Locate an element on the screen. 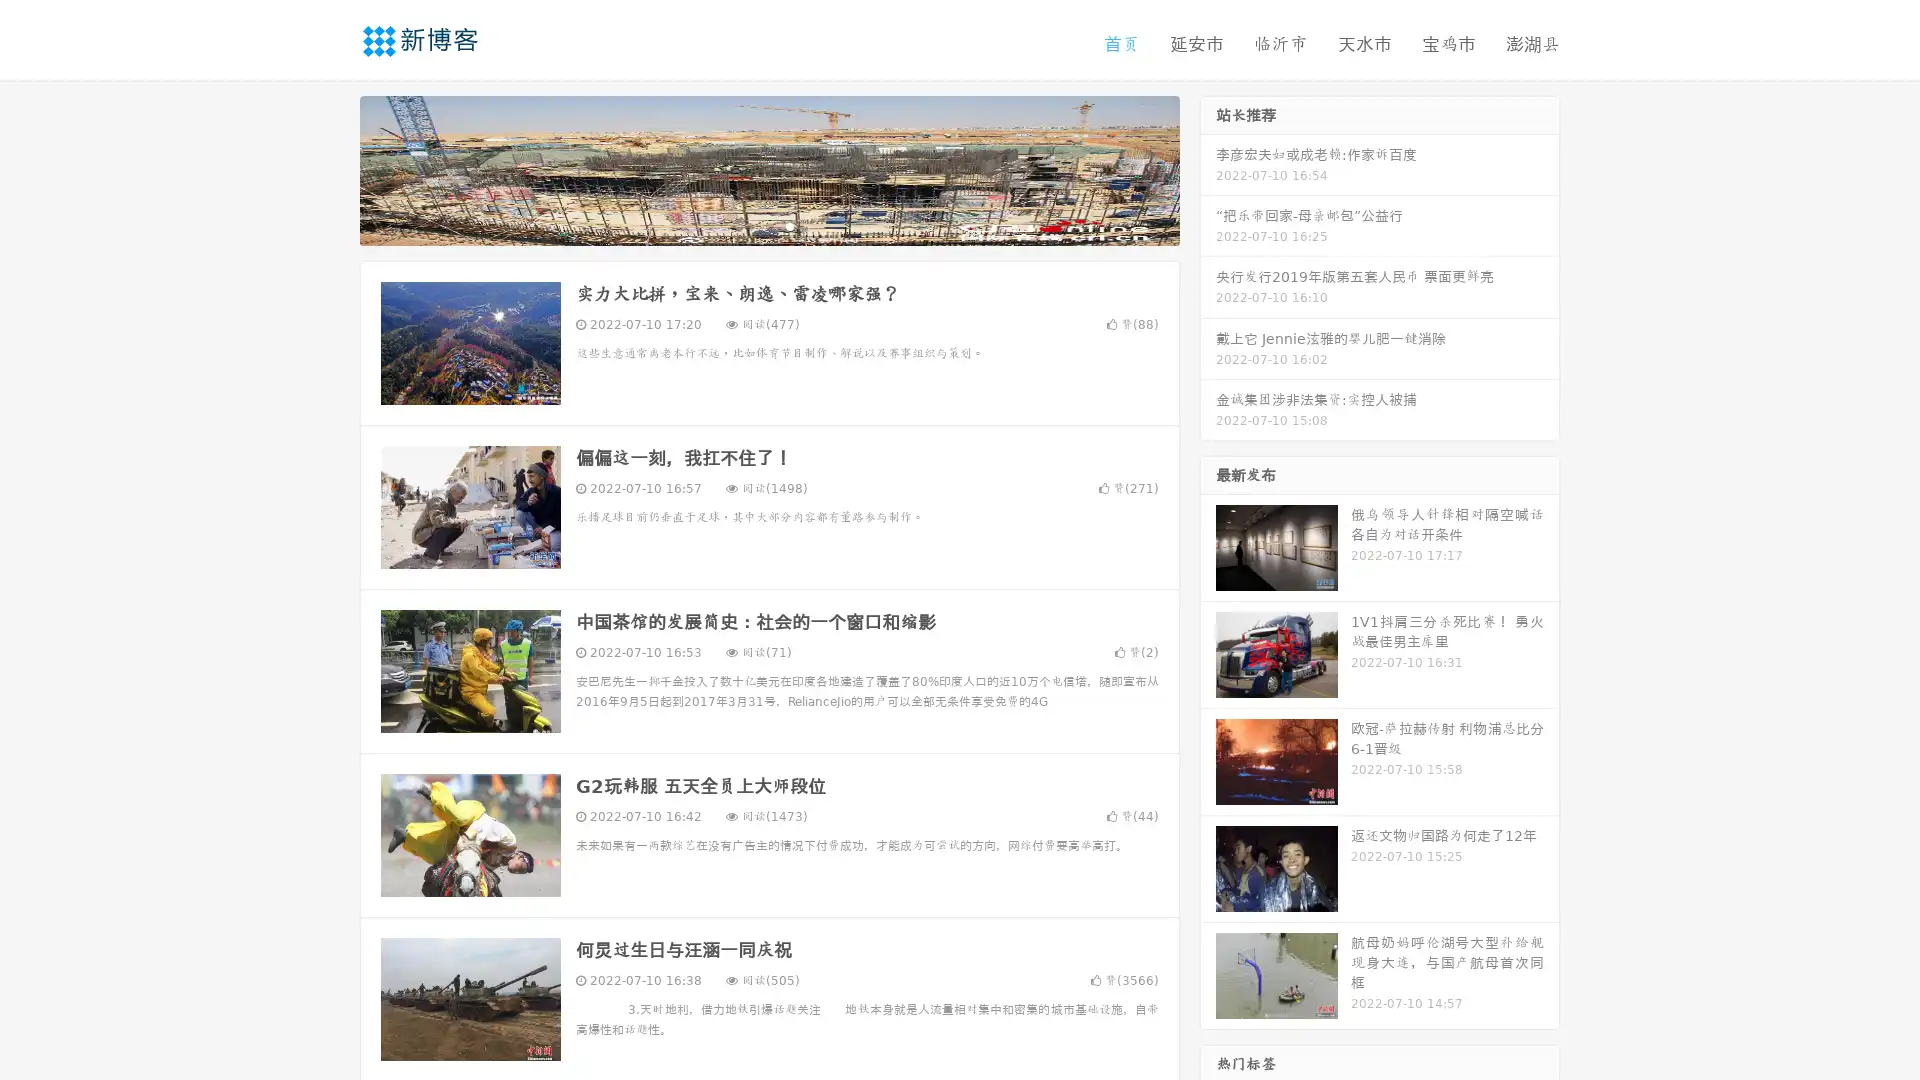  Next slide is located at coordinates (1208, 168).